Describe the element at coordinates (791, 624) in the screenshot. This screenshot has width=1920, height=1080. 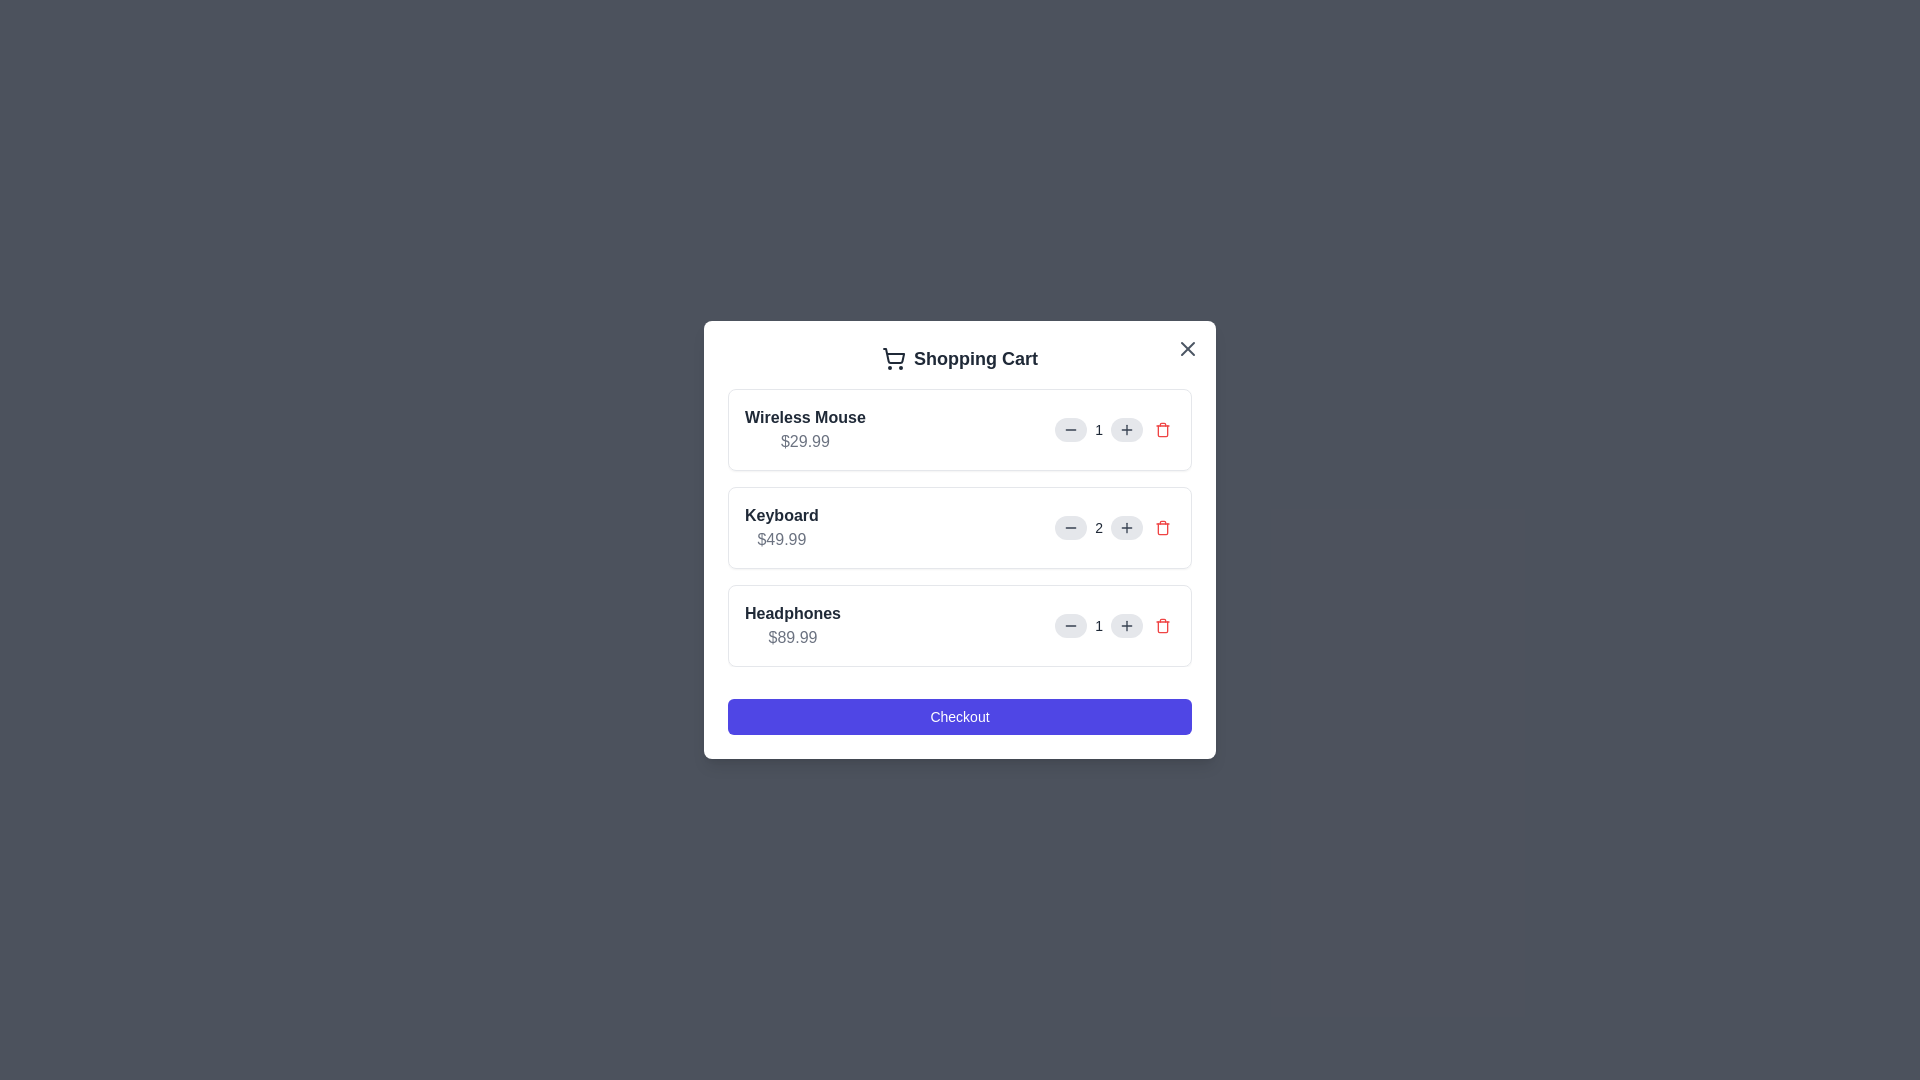
I see `text displayed for the item 'Headphones' with the price '$89.99' in the shopping cart modal` at that location.